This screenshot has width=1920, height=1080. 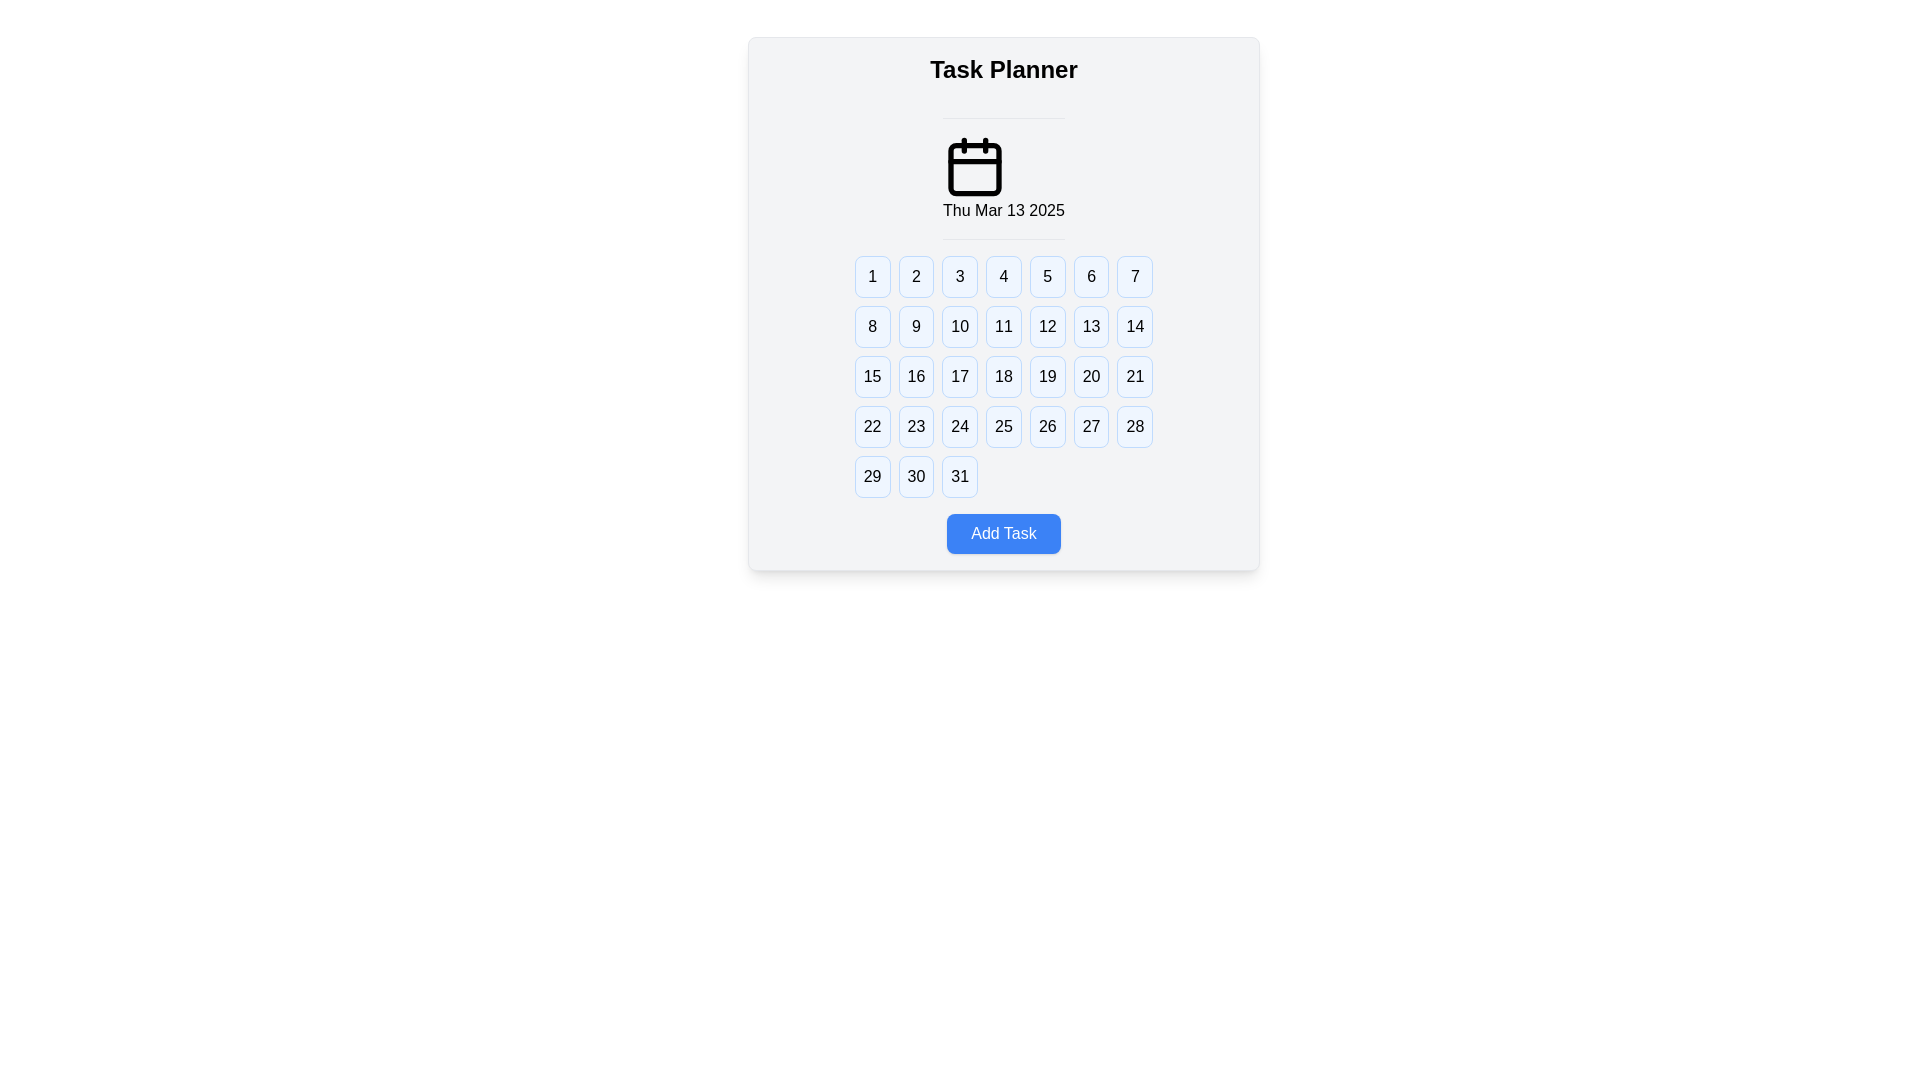 I want to click on the date cell representing '21' in the calendar interface, located in the third row and seventh column of the grid layout, so click(x=1135, y=377).